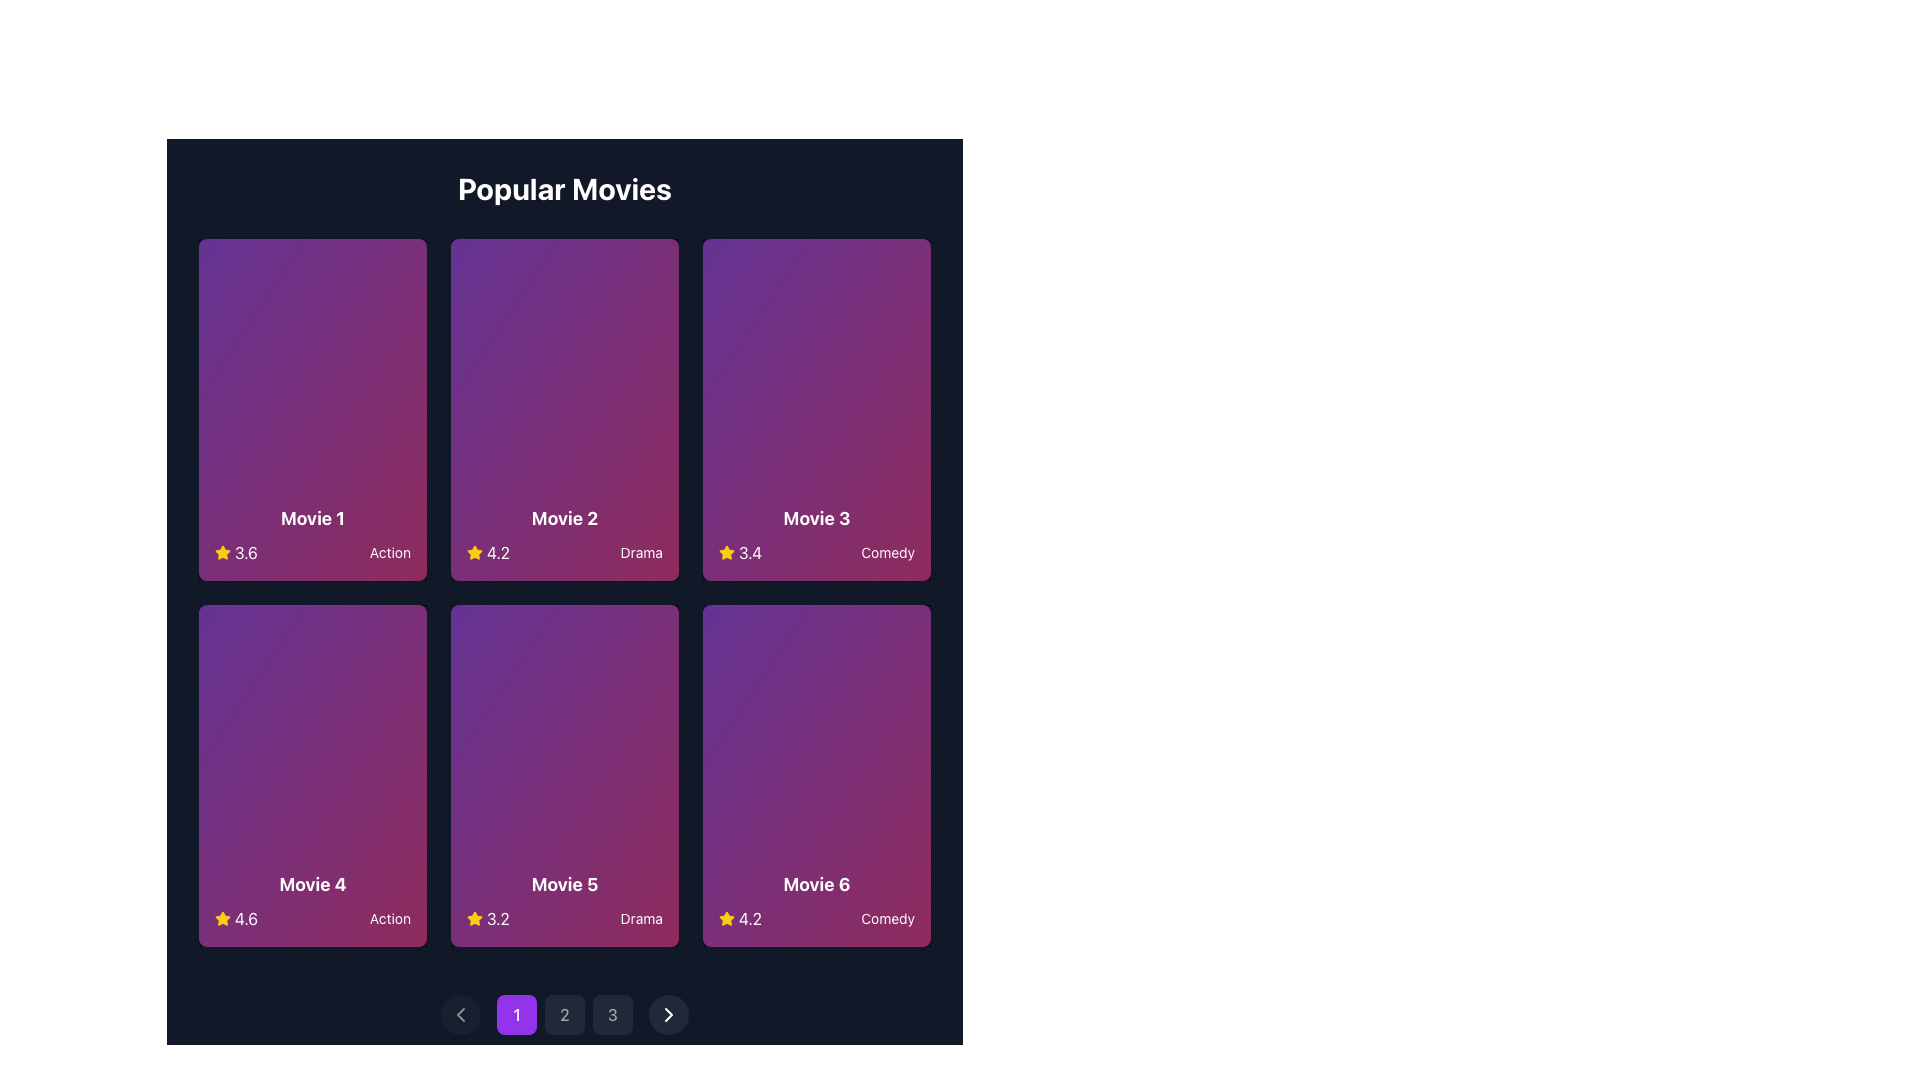 The width and height of the screenshot is (1920, 1080). Describe the element at coordinates (896, 273) in the screenshot. I see `the favorite button located at the top-right corner of the card displaying information about 'Movie 3'` at that location.